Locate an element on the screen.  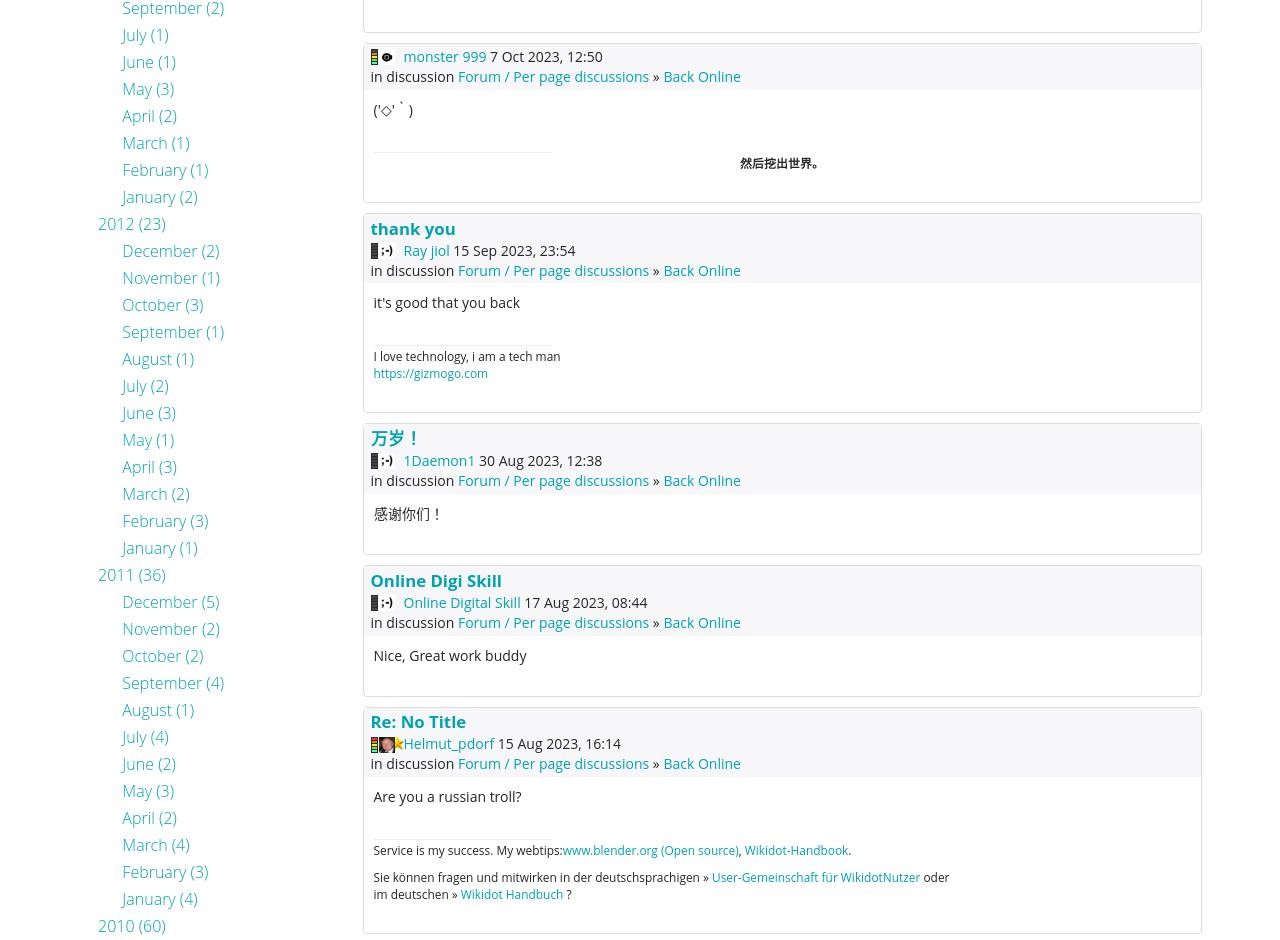
'June (1)' is located at coordinates (147, 61).